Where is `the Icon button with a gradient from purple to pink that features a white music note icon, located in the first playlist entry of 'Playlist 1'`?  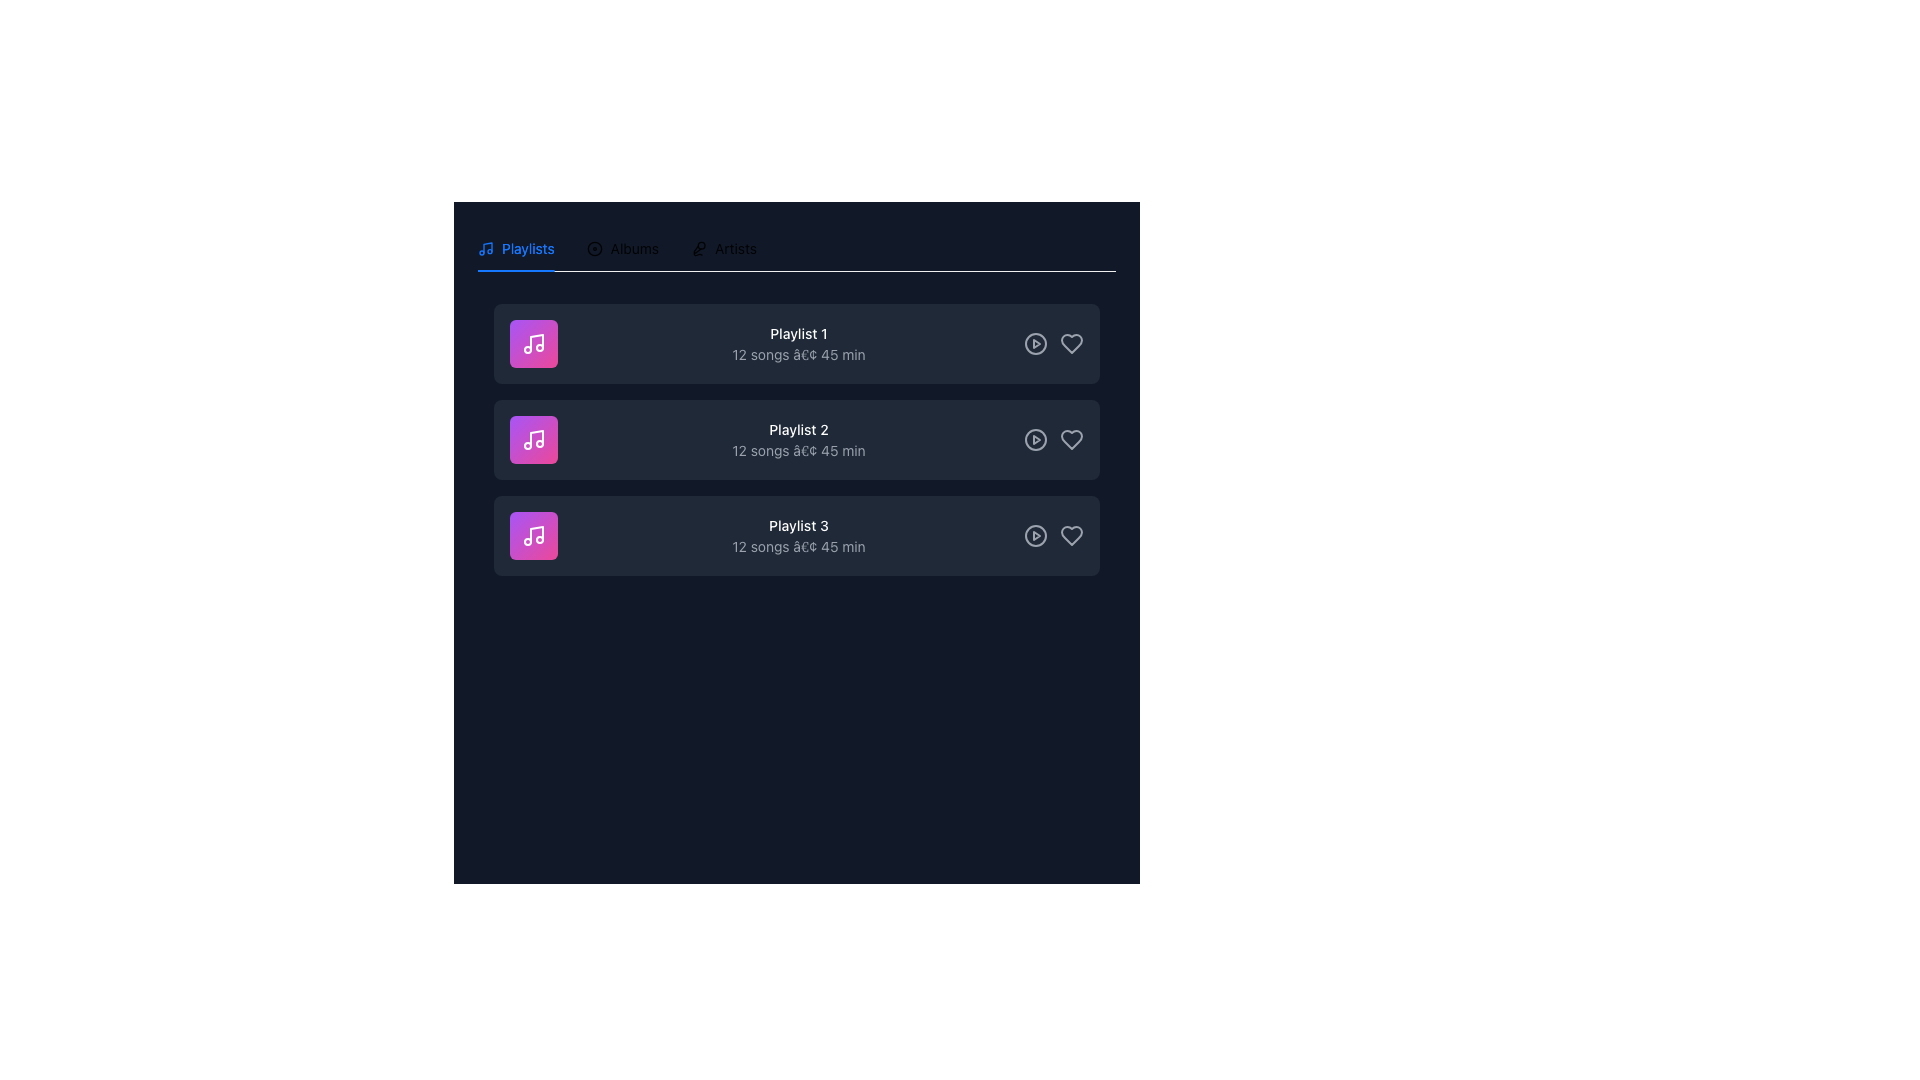
the Icon button with a gradient from purple to pink that features a white music note icon, located in the first playlist entry of 'Playlist 1' is located at coordinates (533, 342).